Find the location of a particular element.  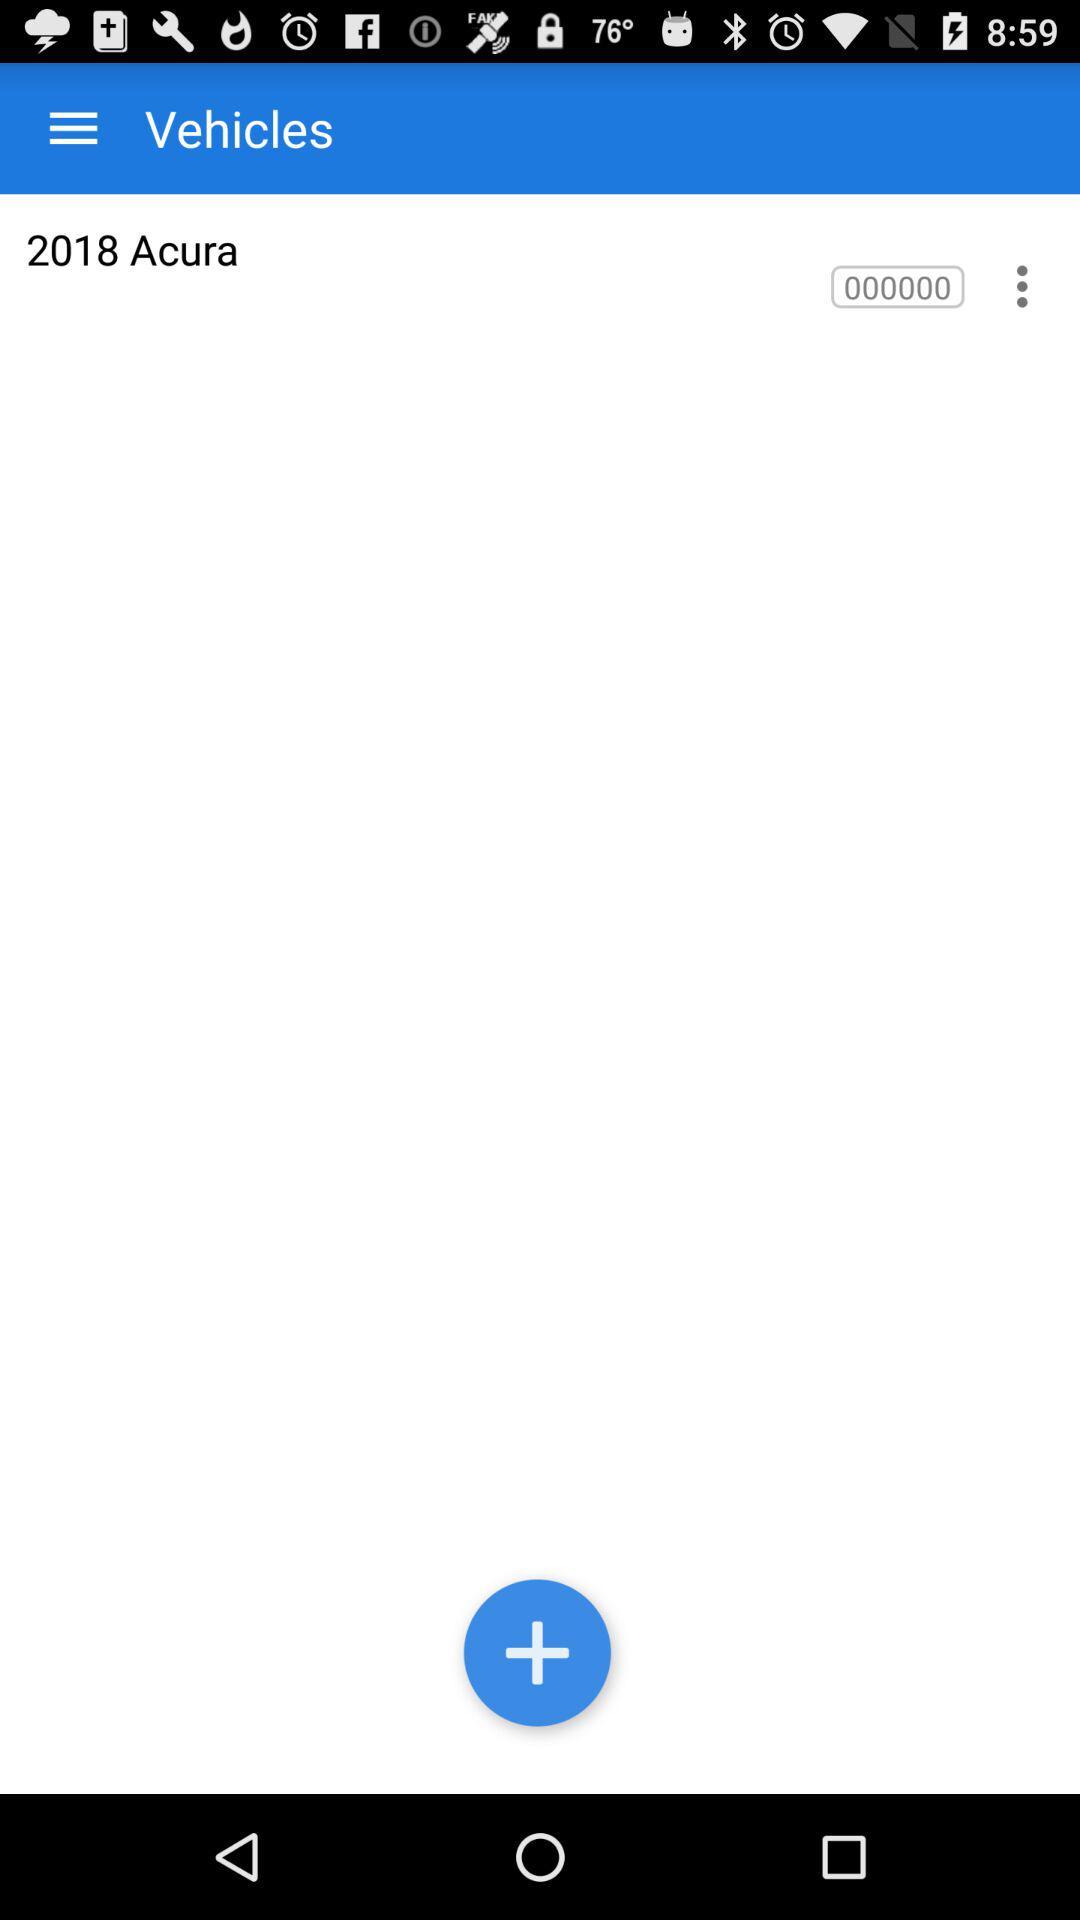

sign is located at coordinates (540, 1657).